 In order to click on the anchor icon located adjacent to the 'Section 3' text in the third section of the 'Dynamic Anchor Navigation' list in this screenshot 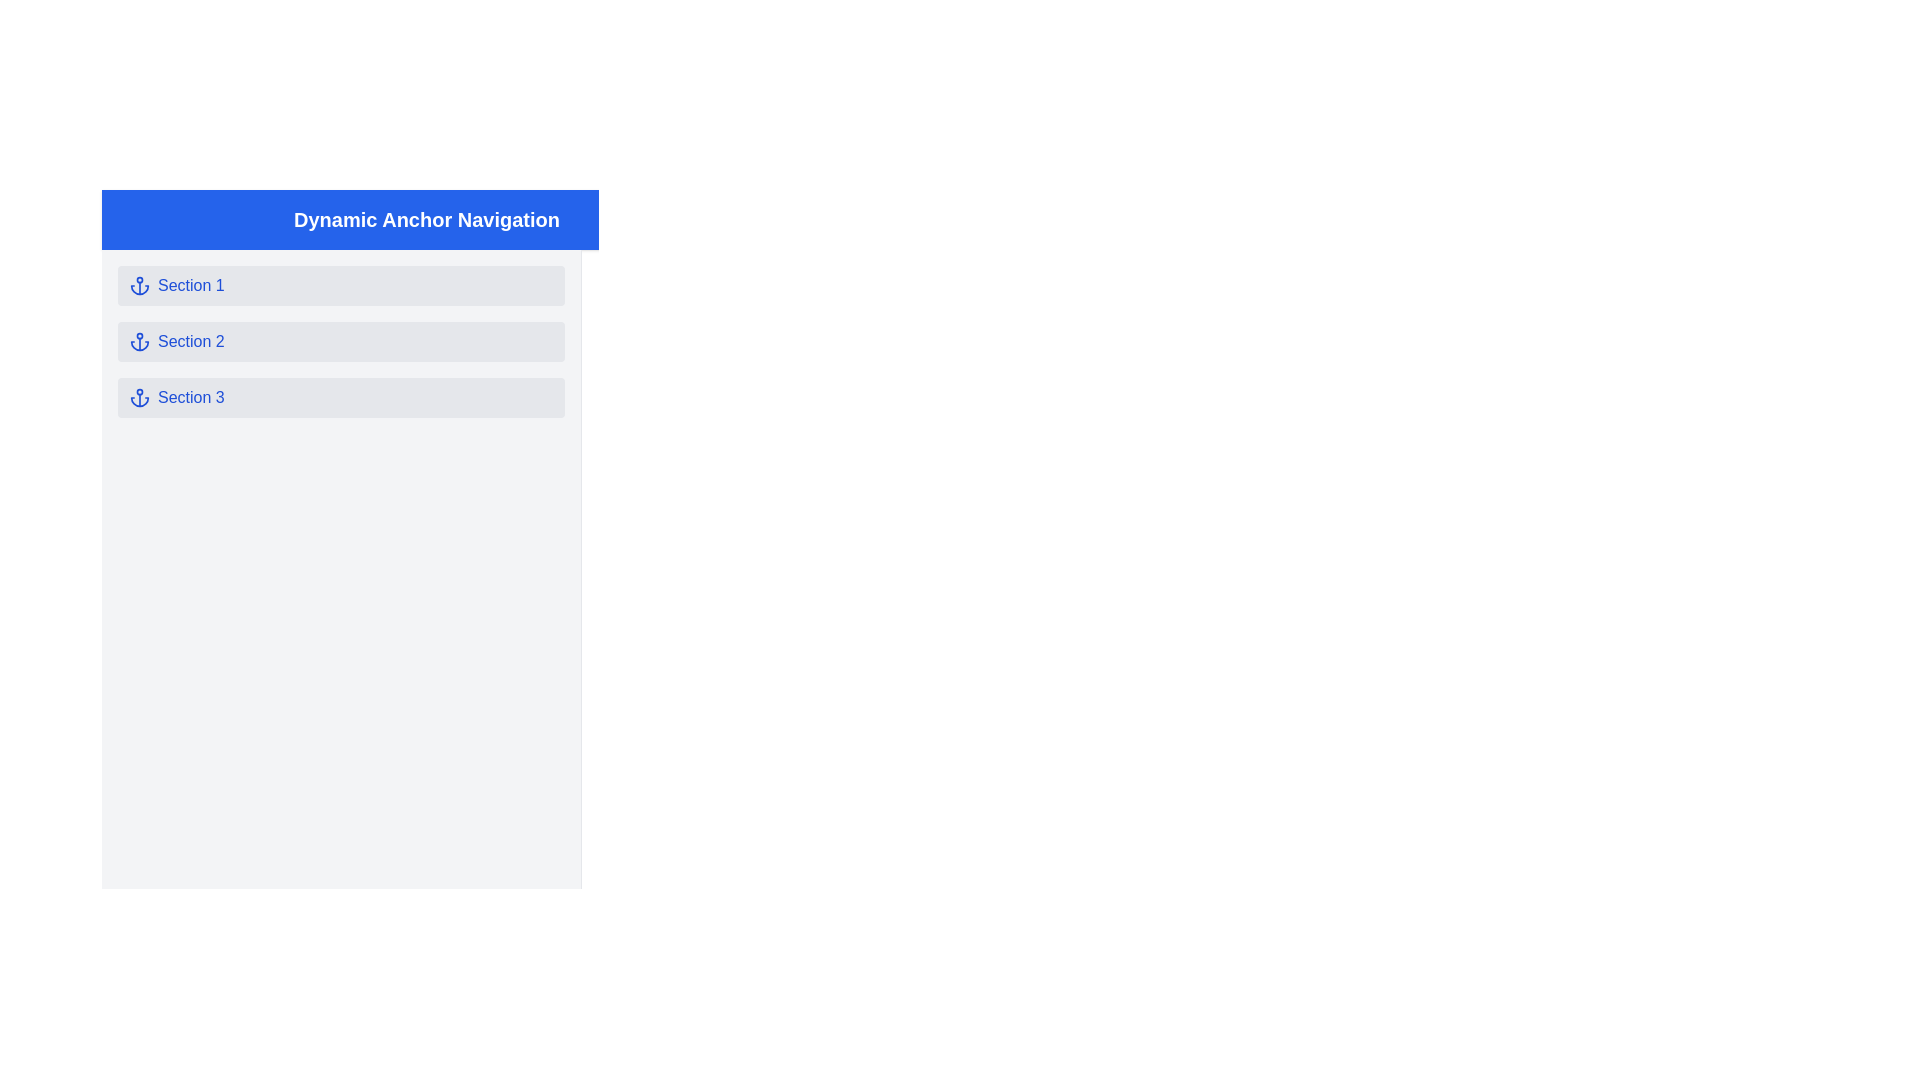, I will do `click(138, 397)`.